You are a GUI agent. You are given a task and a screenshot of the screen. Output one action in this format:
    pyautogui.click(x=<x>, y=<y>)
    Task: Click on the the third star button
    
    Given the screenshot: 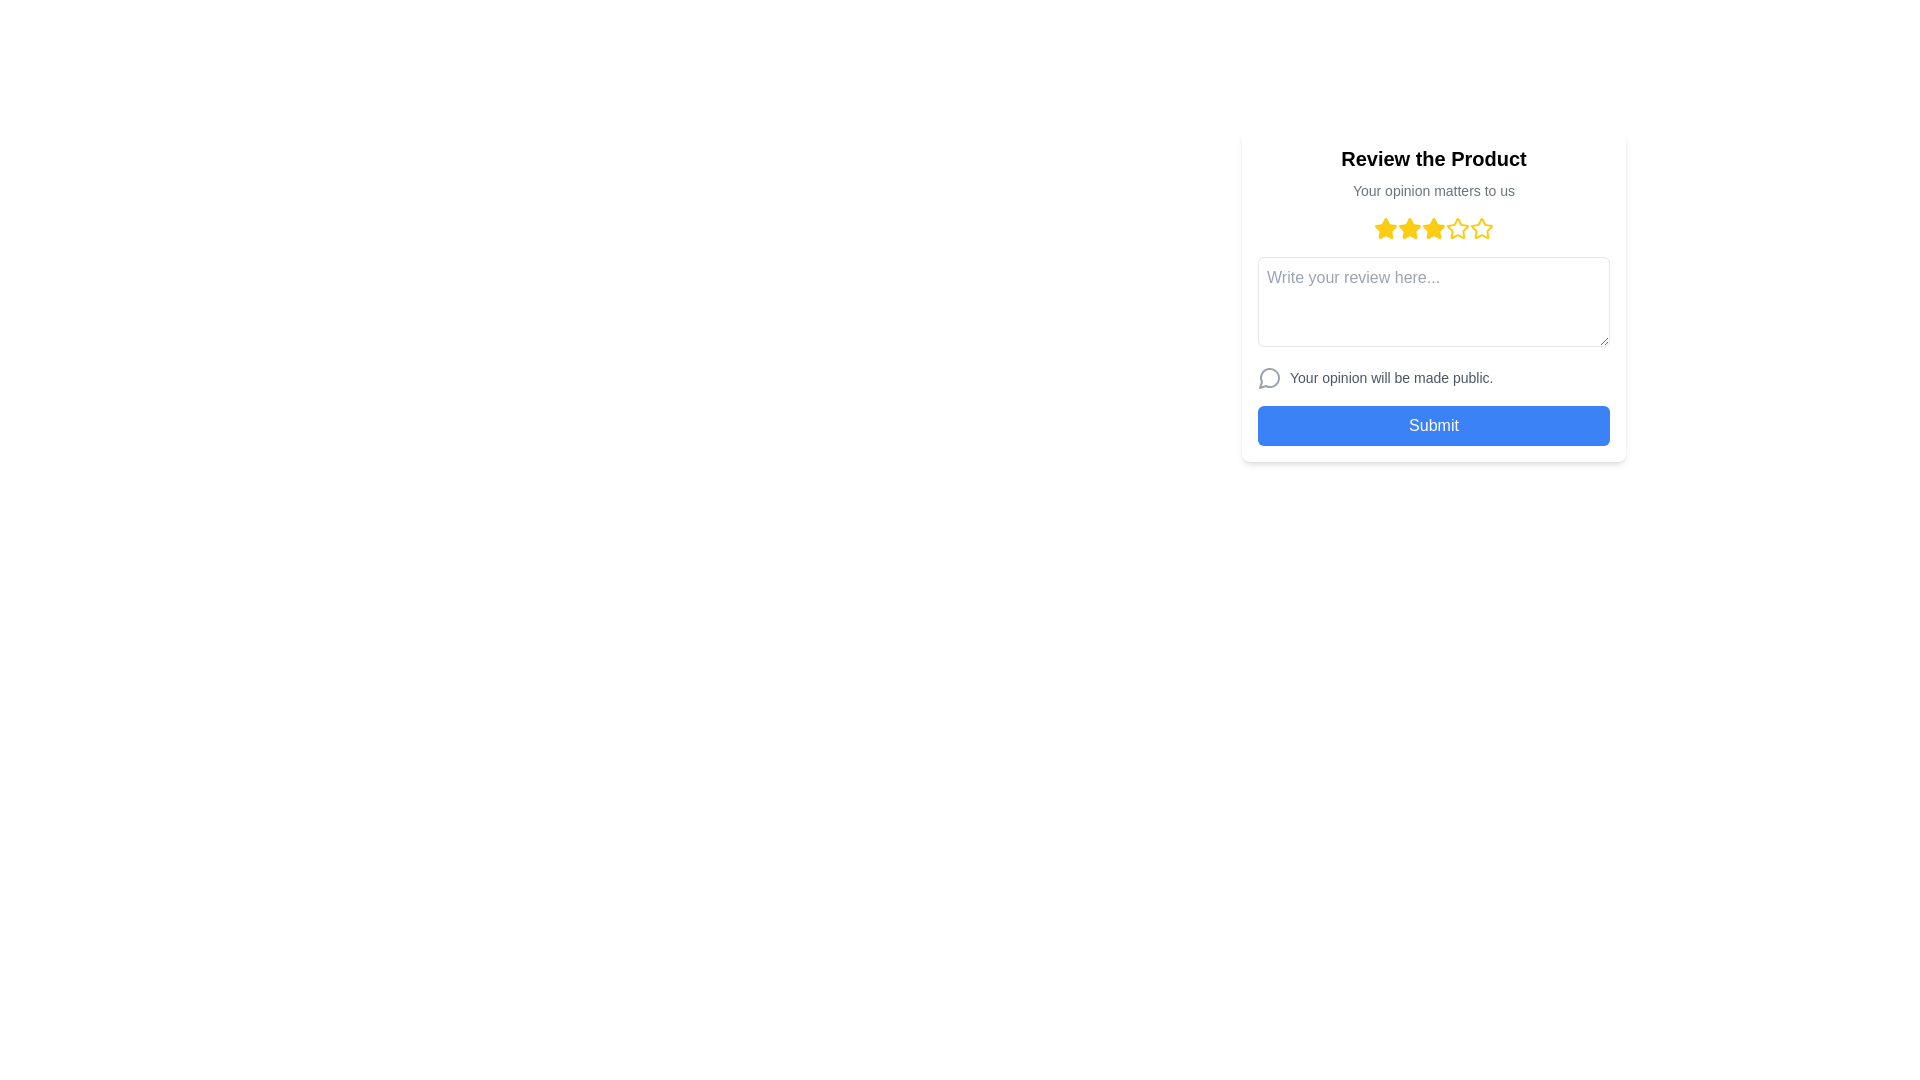 What is the action you would take?
    pyautogui.click(x=1433, y=227)
    